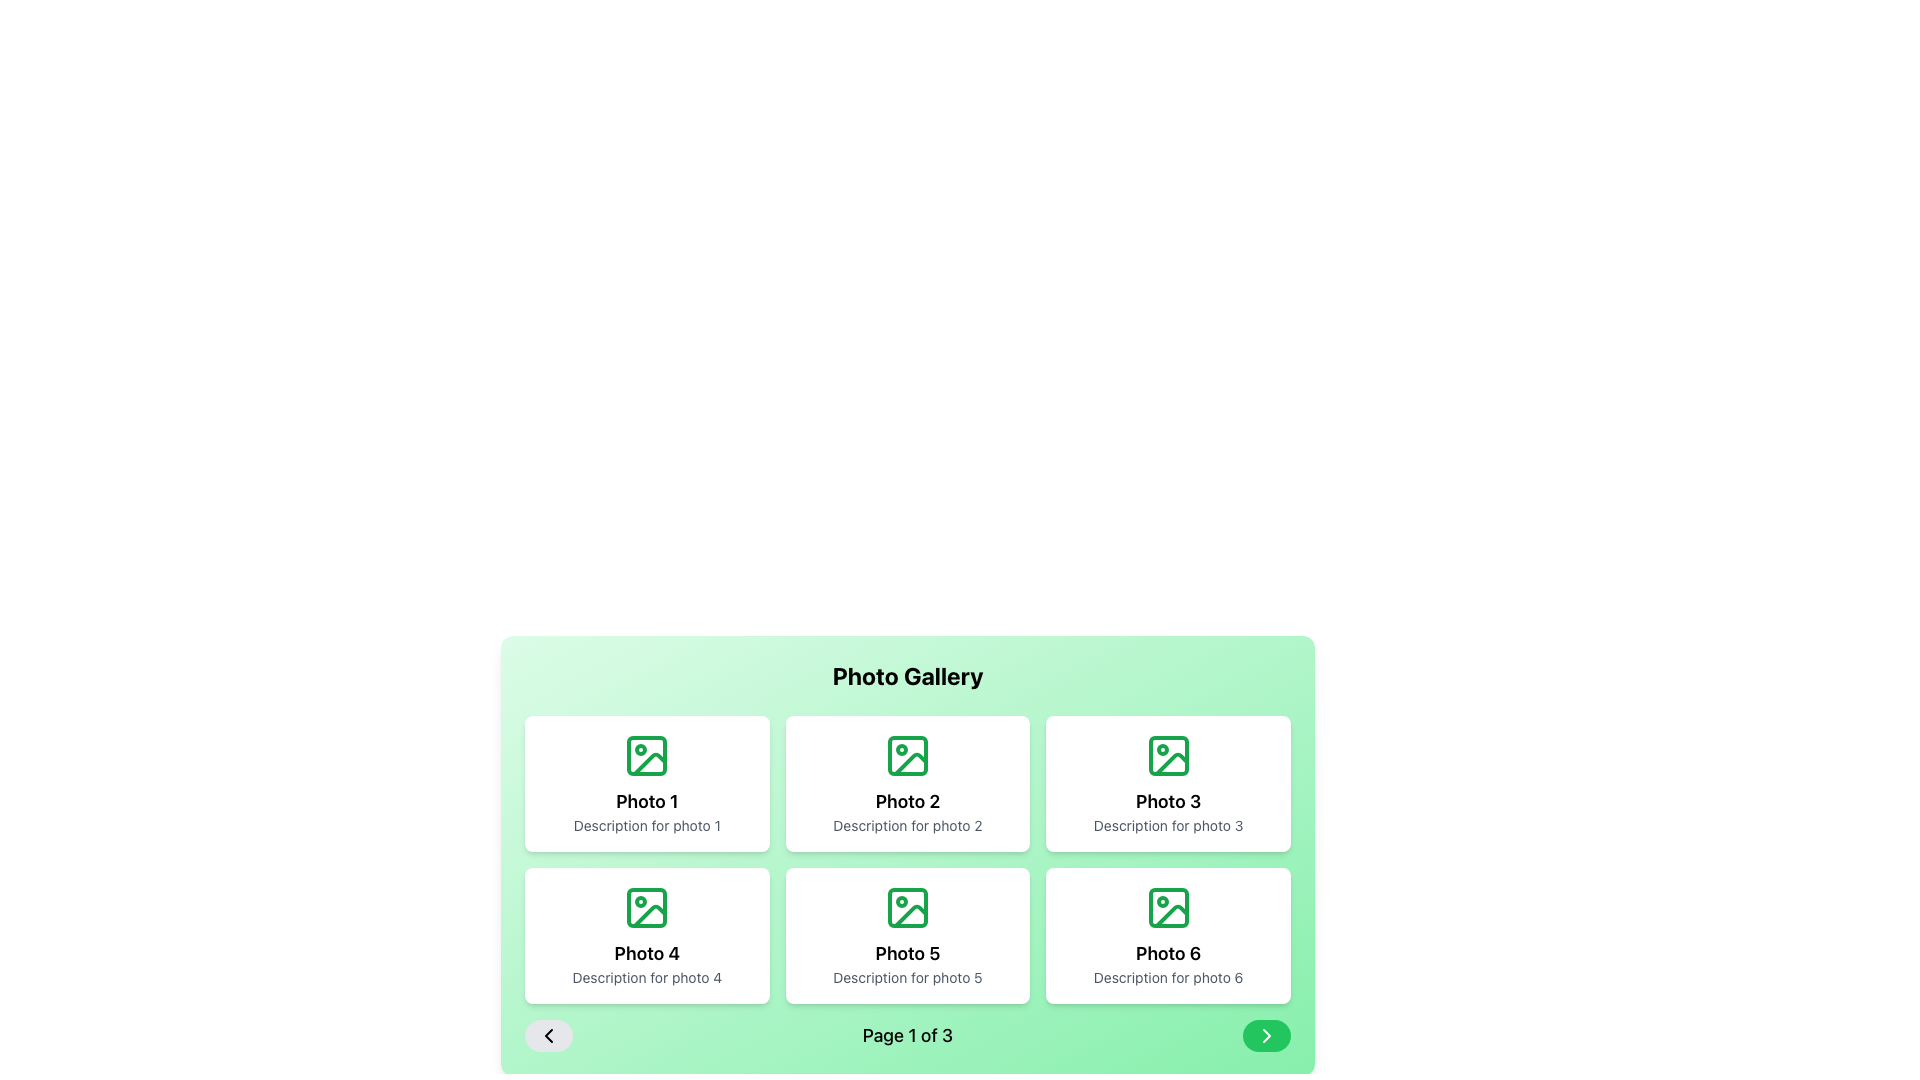 Image resolution: width=1920 pixels, height=1080 pixels. Describe the element at coordinates (1168, 825) in the screenshot. I see `the text label that provides a description for the photo labeled 'Photo 3', located in the top-right card of the grid` at that location.